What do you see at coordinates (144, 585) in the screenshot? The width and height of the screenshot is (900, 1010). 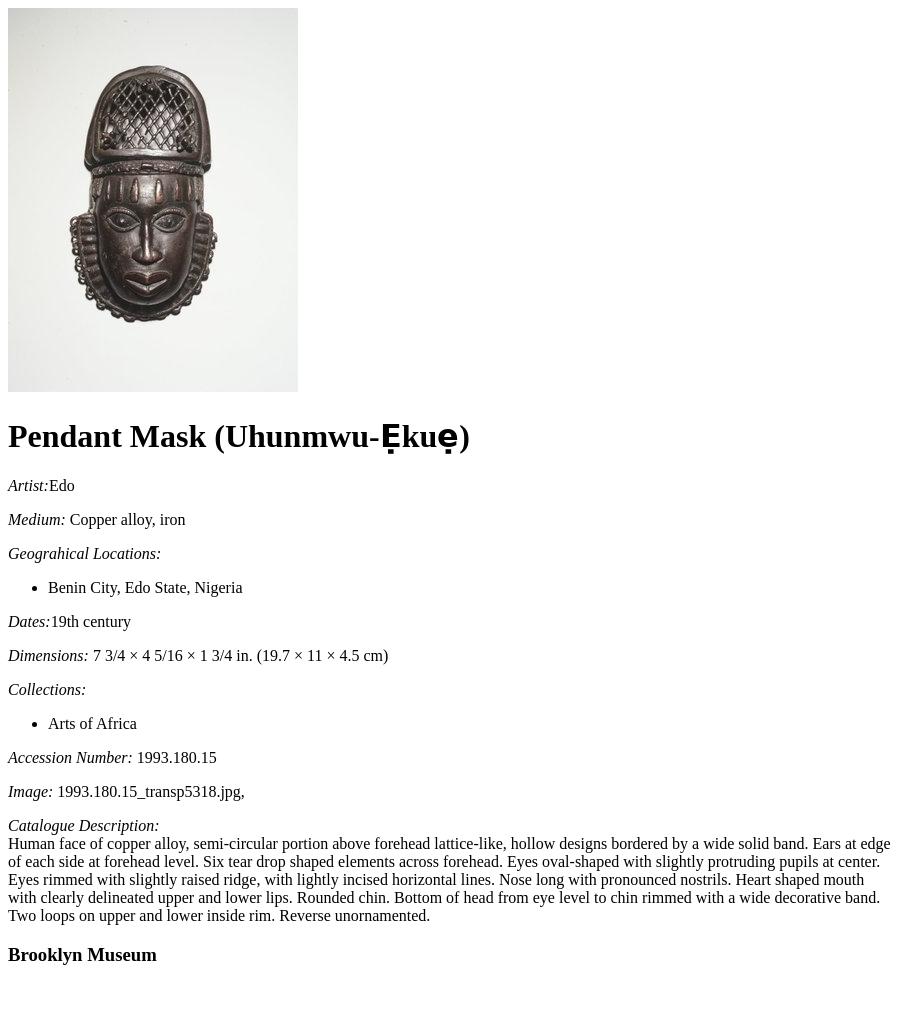 I see `'Benin City, Edo State, Nigeria'` at bounding box center [144, 585].